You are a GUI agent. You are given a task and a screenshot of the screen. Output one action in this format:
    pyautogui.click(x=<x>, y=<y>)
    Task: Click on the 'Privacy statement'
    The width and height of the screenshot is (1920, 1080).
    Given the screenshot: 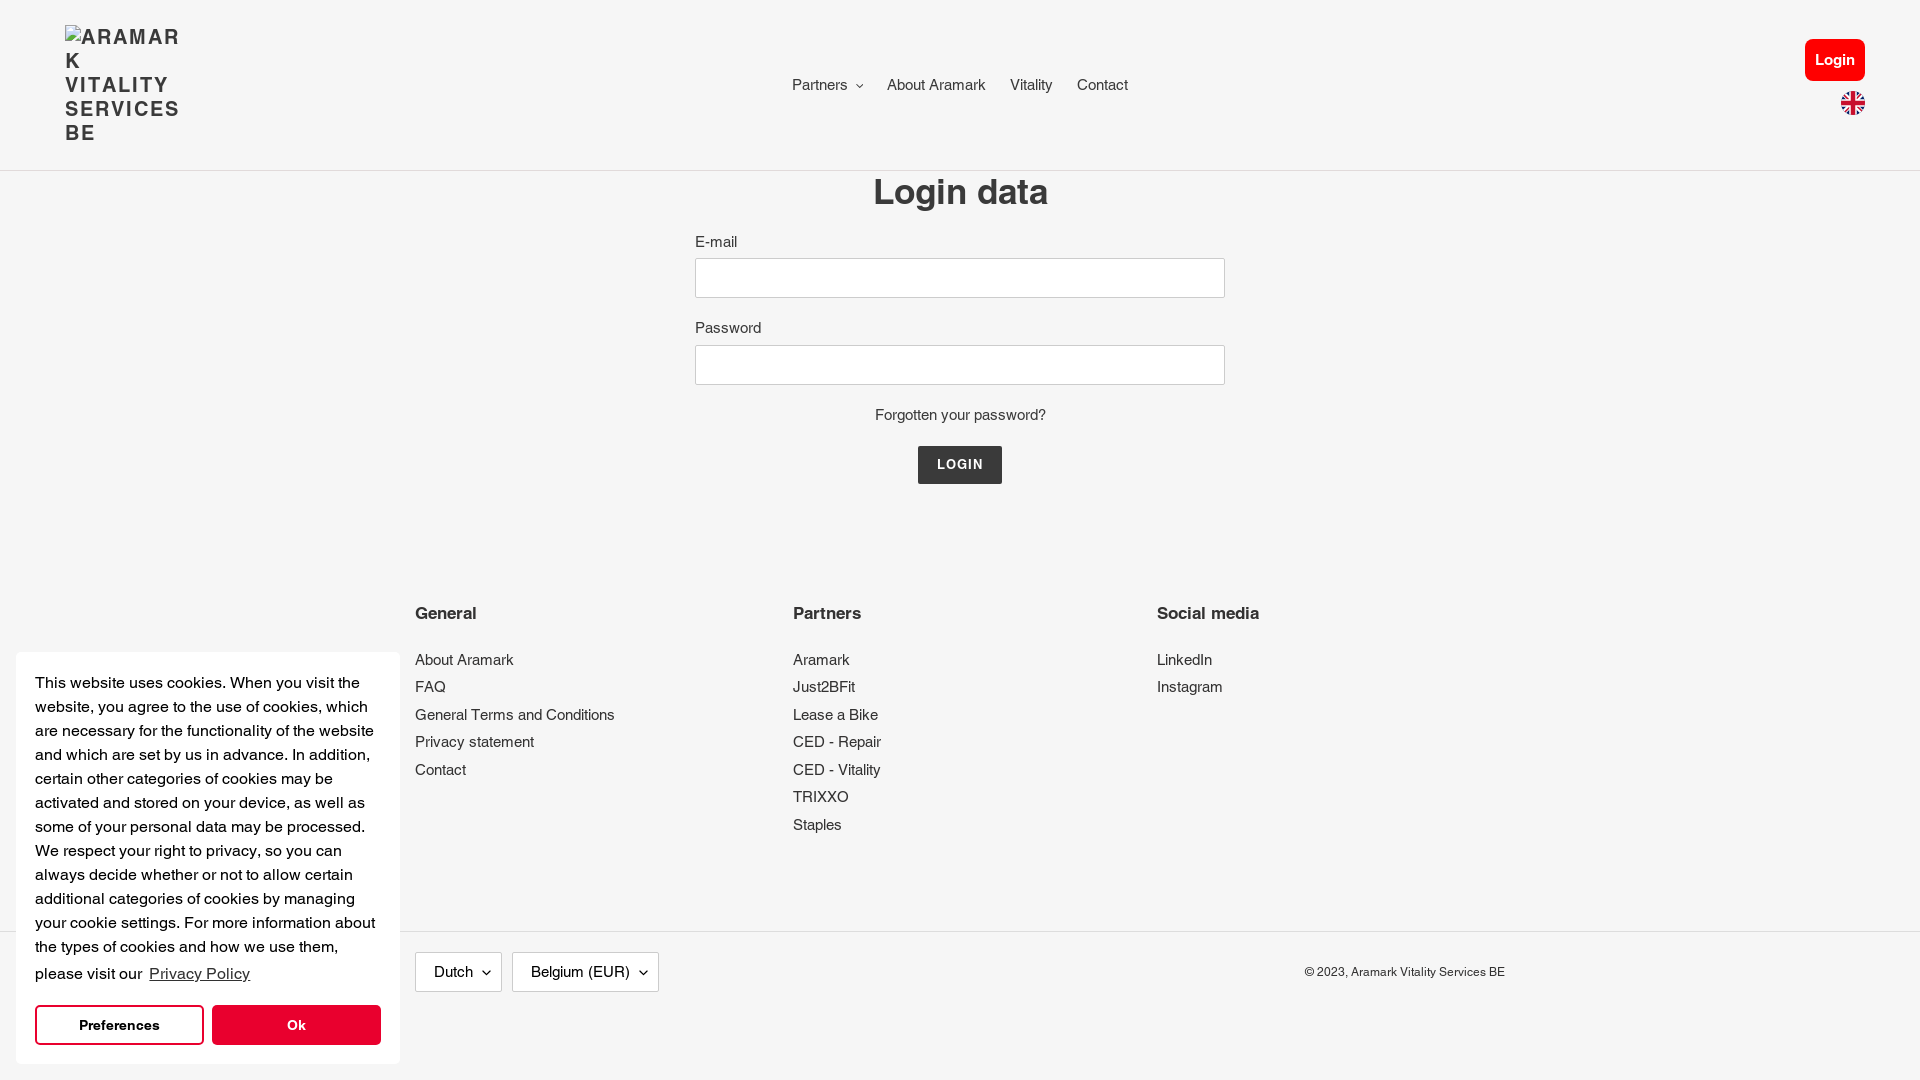 What is the action you would take?
    pyautogui.click(x=473, y=741)
    